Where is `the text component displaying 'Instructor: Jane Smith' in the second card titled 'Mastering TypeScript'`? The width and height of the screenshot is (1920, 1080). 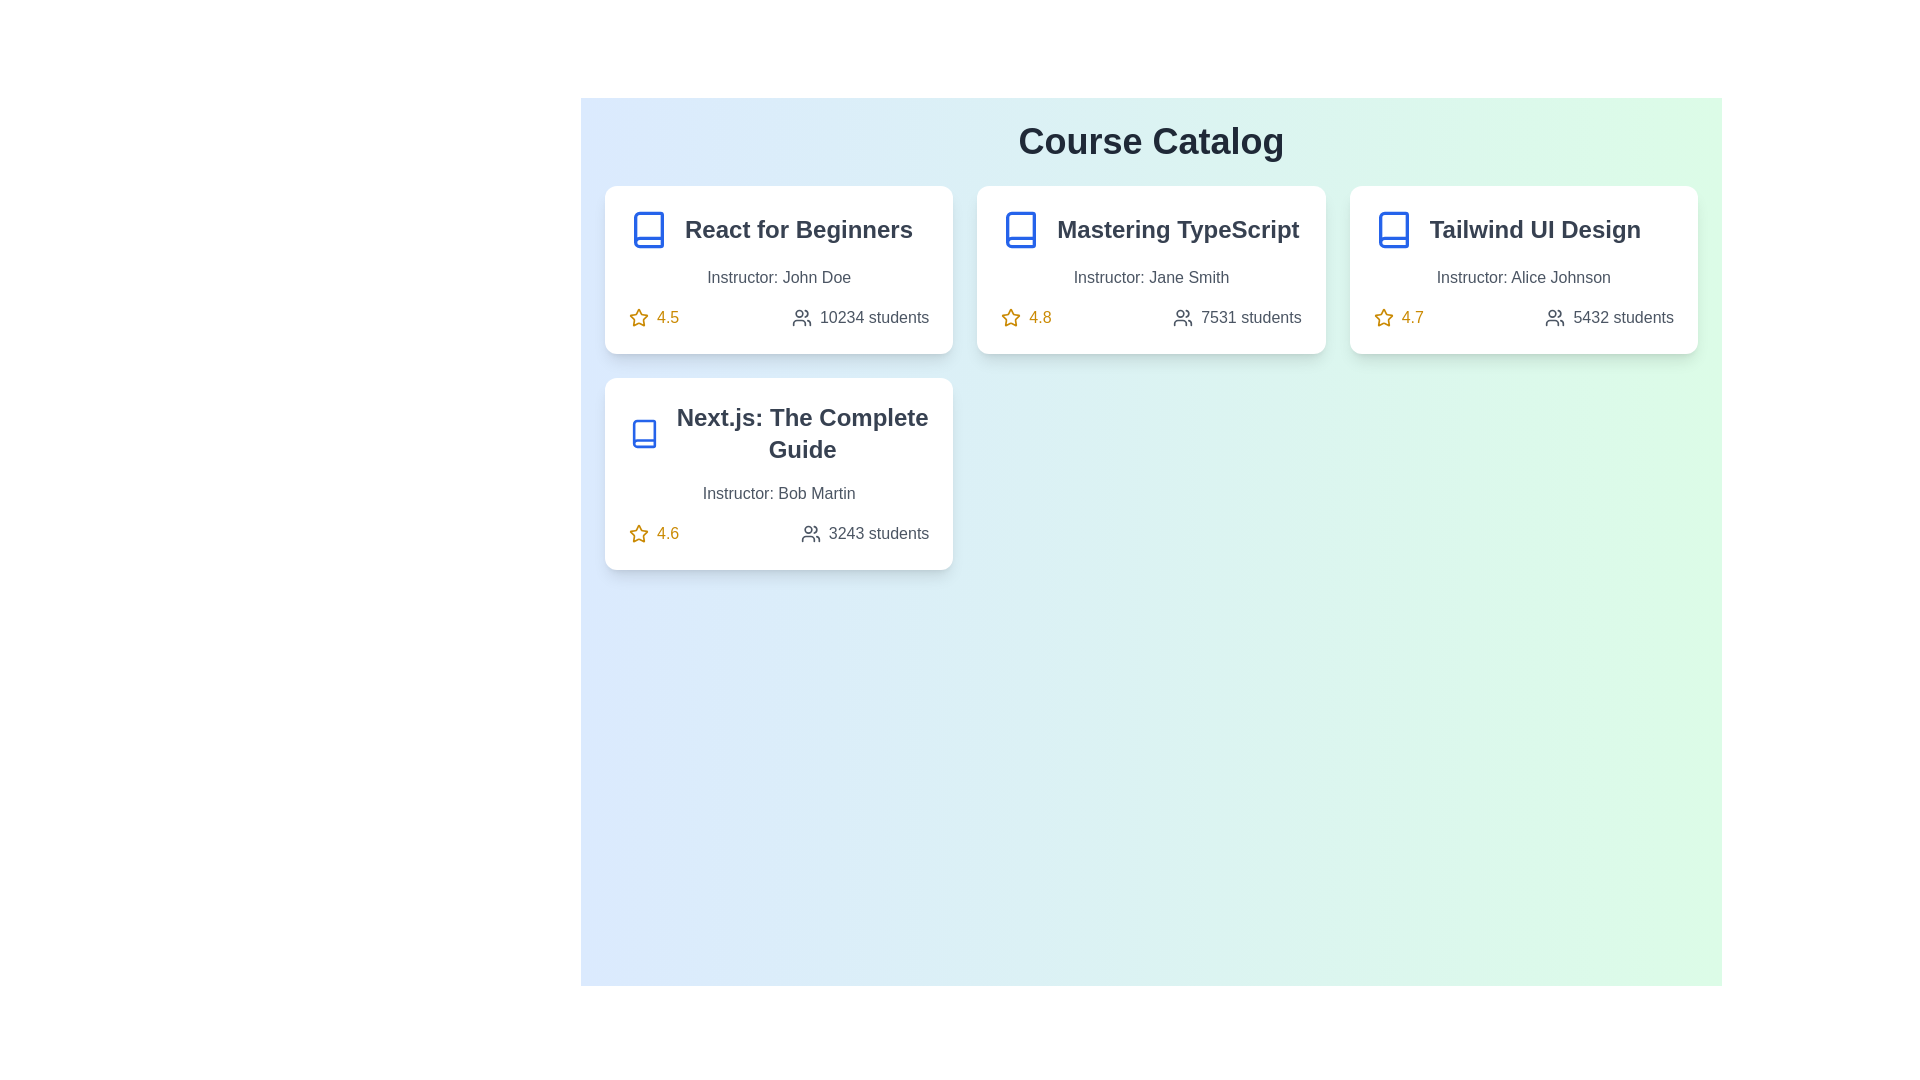
the text component displaying 'Instructor: Jane Smith' in the second card titled 'Mastering TypeScript' is located at coordinates (1151, 277).